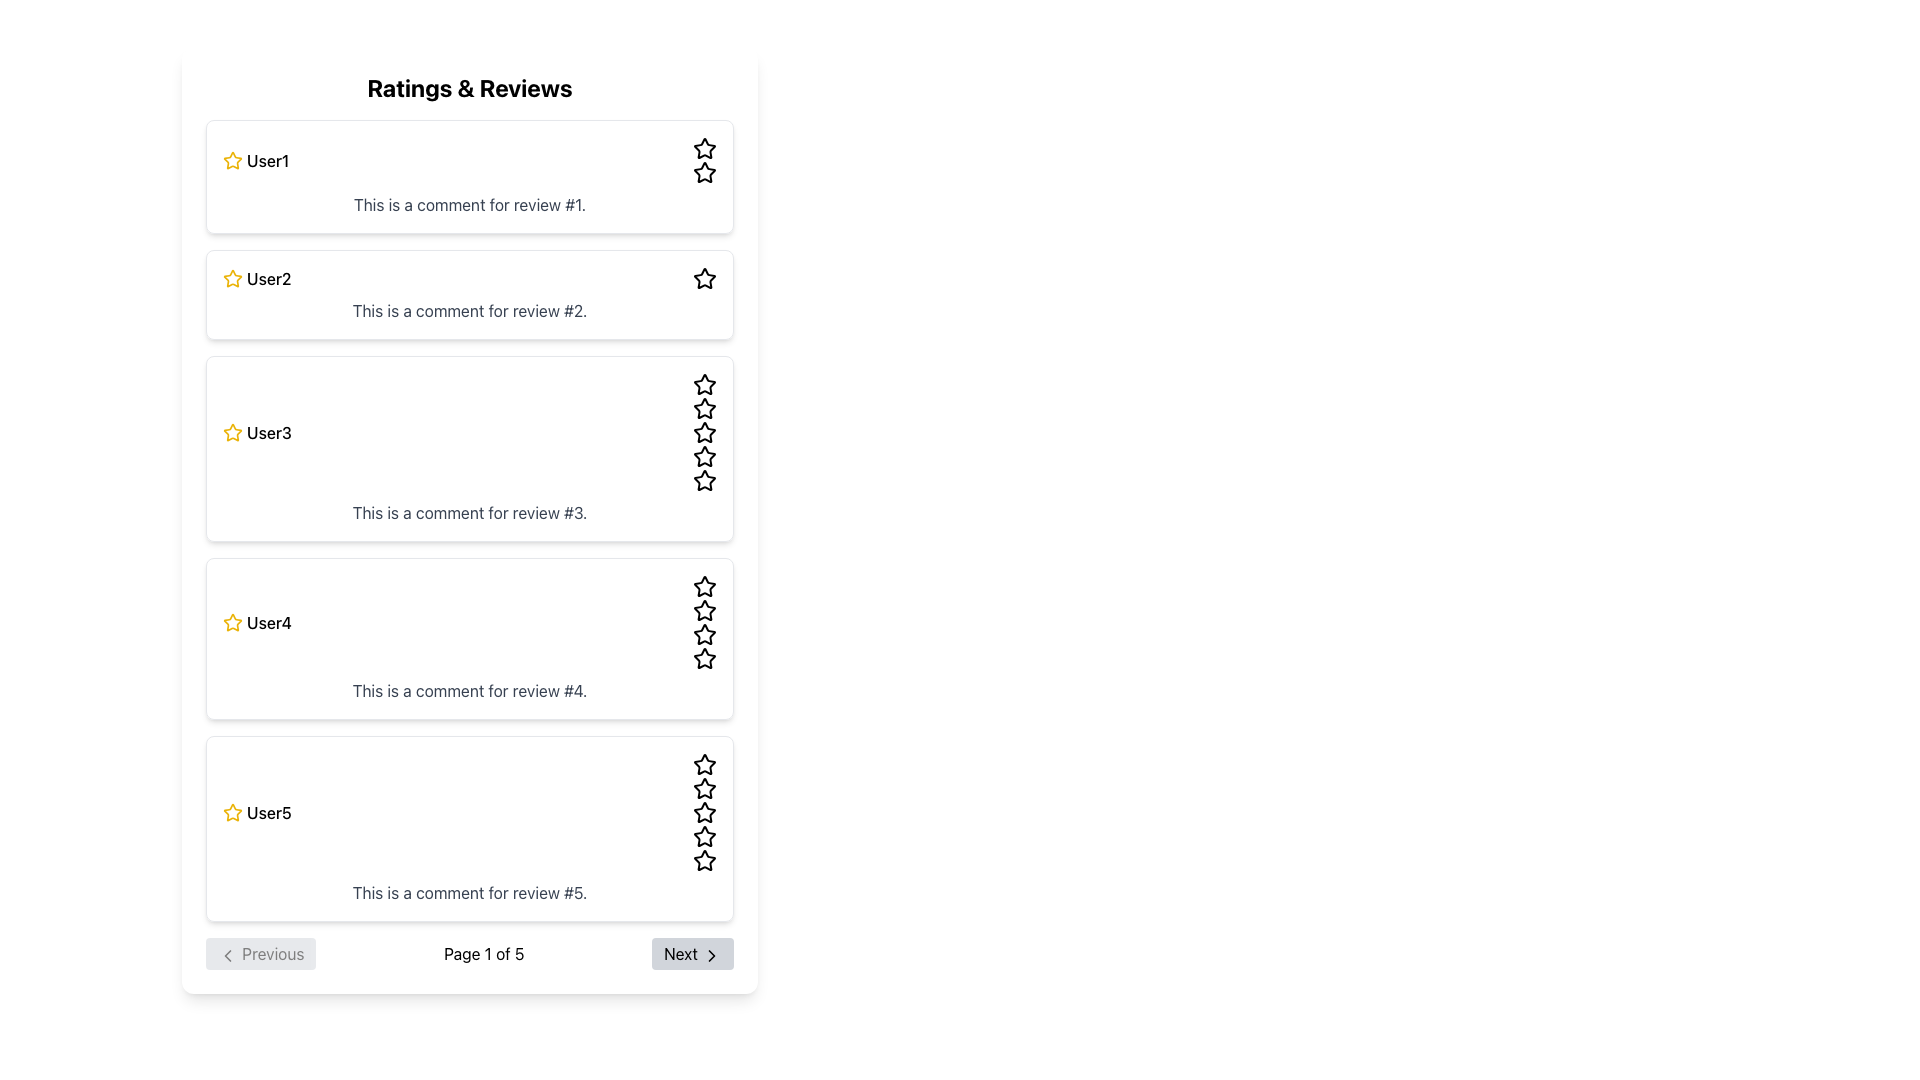 The image size is (1920, 1080). I want to click on text label that displays 'This is a comment for review #1.' positioned beneath the 'User1' heading and rating stars in the first review card, so click(469, 204).